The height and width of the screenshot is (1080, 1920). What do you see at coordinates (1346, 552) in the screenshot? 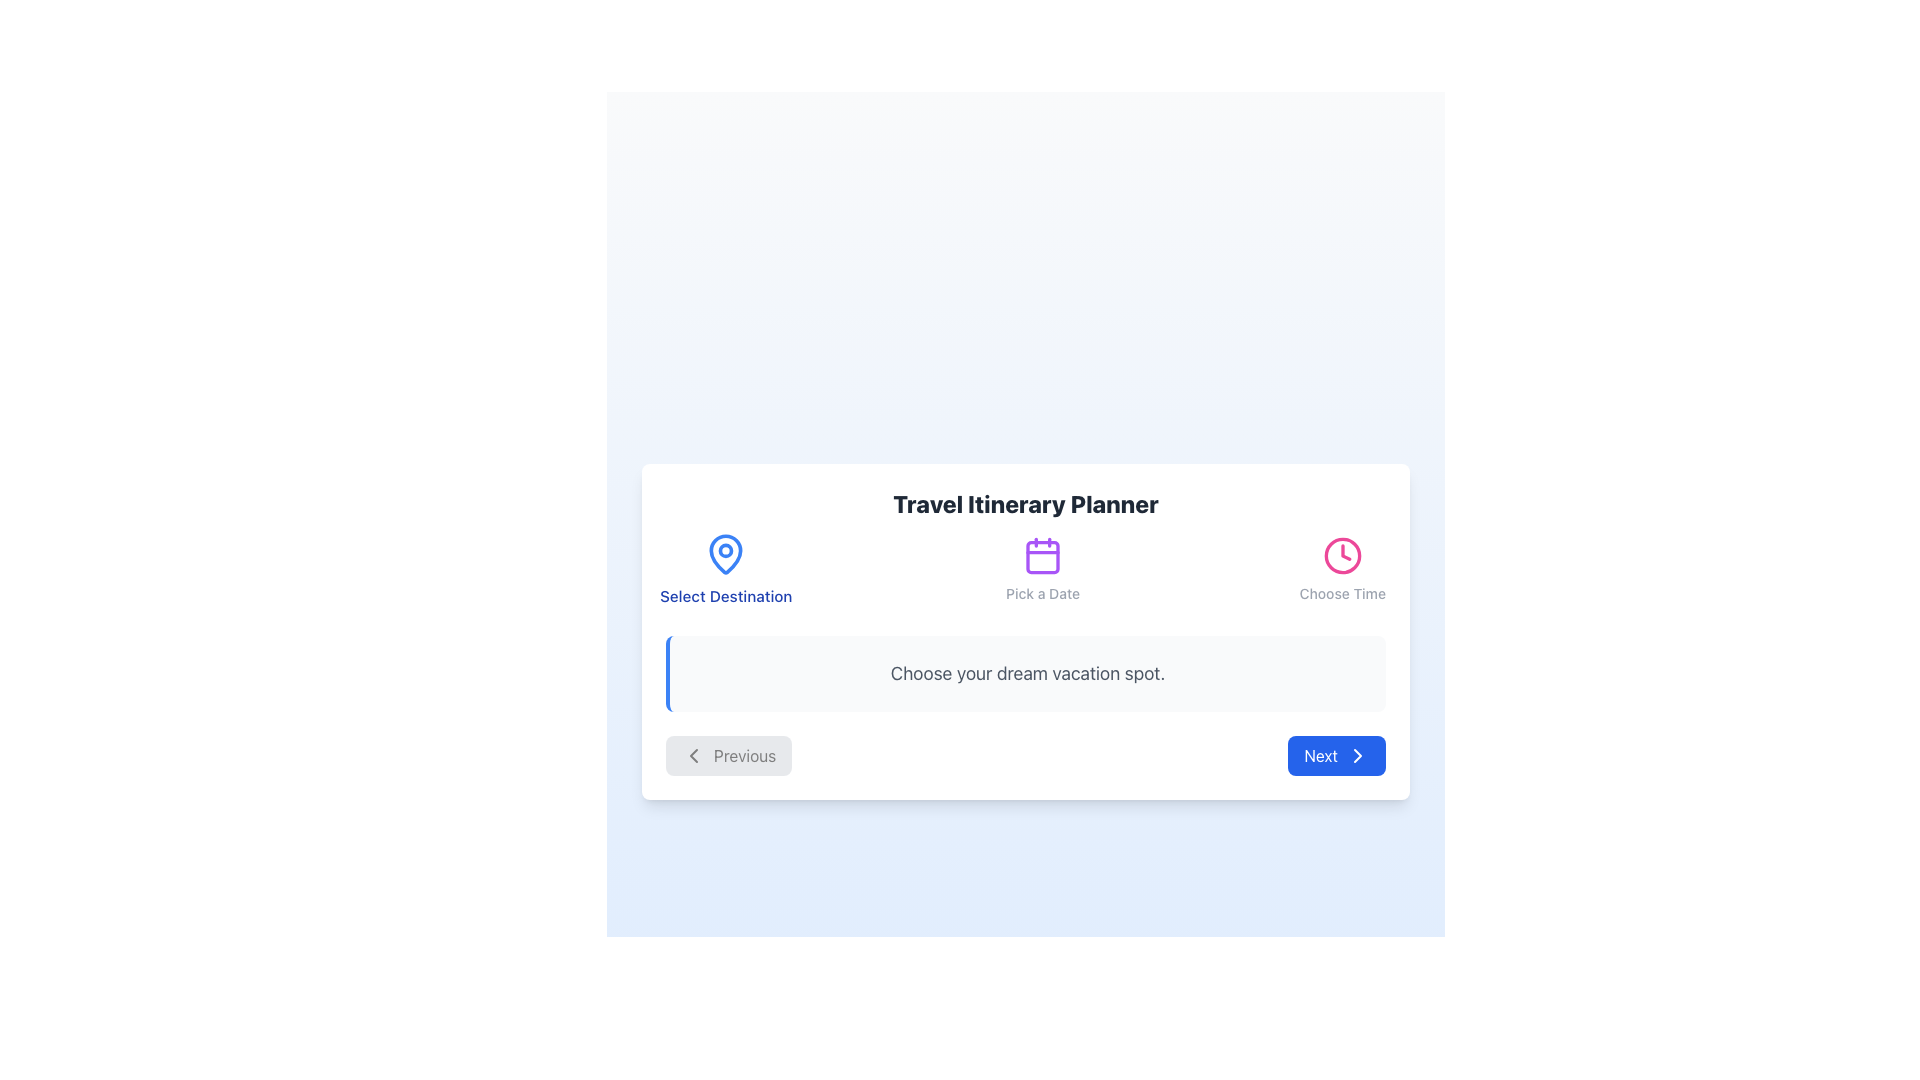
I see `the triangular pointer within the SVG graphical clock icon in the 'Choose Time' section header, which indicates time` at bounding box center [1346, 552].